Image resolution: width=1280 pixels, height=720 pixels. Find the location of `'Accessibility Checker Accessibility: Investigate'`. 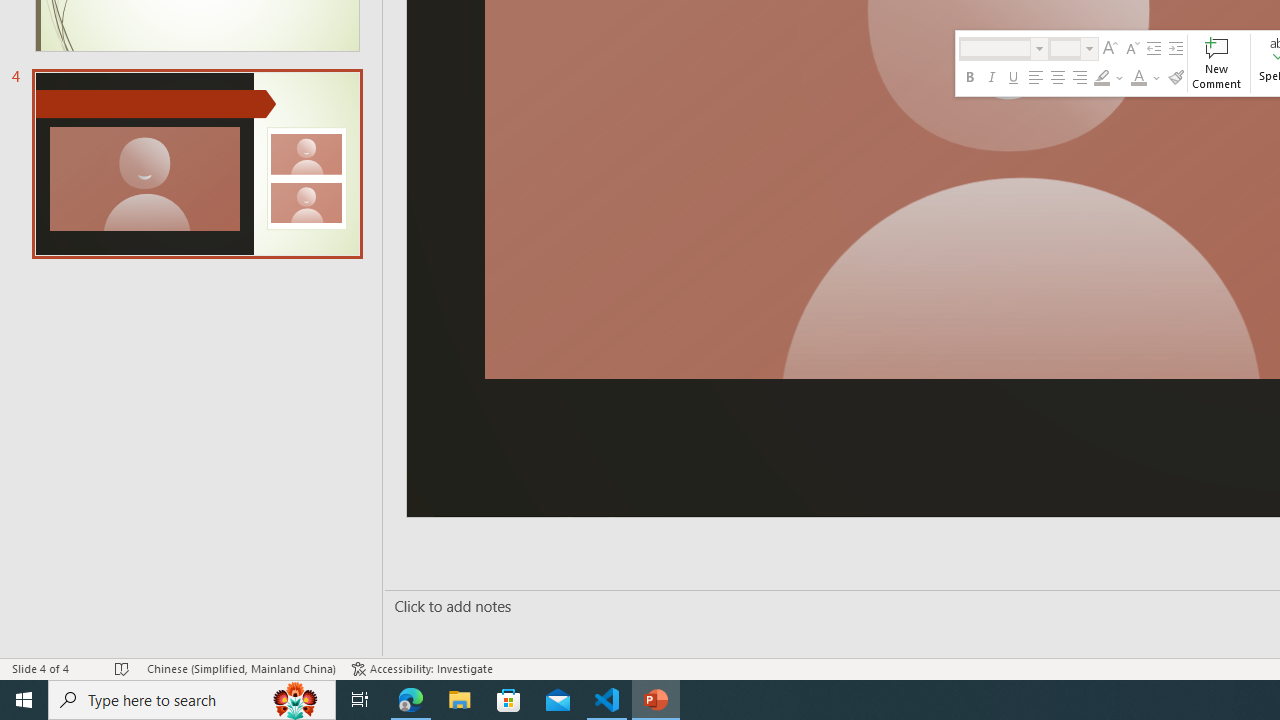

'Accessibility Checker Accessibility: Investigate' is located at coordinates (421, 669).